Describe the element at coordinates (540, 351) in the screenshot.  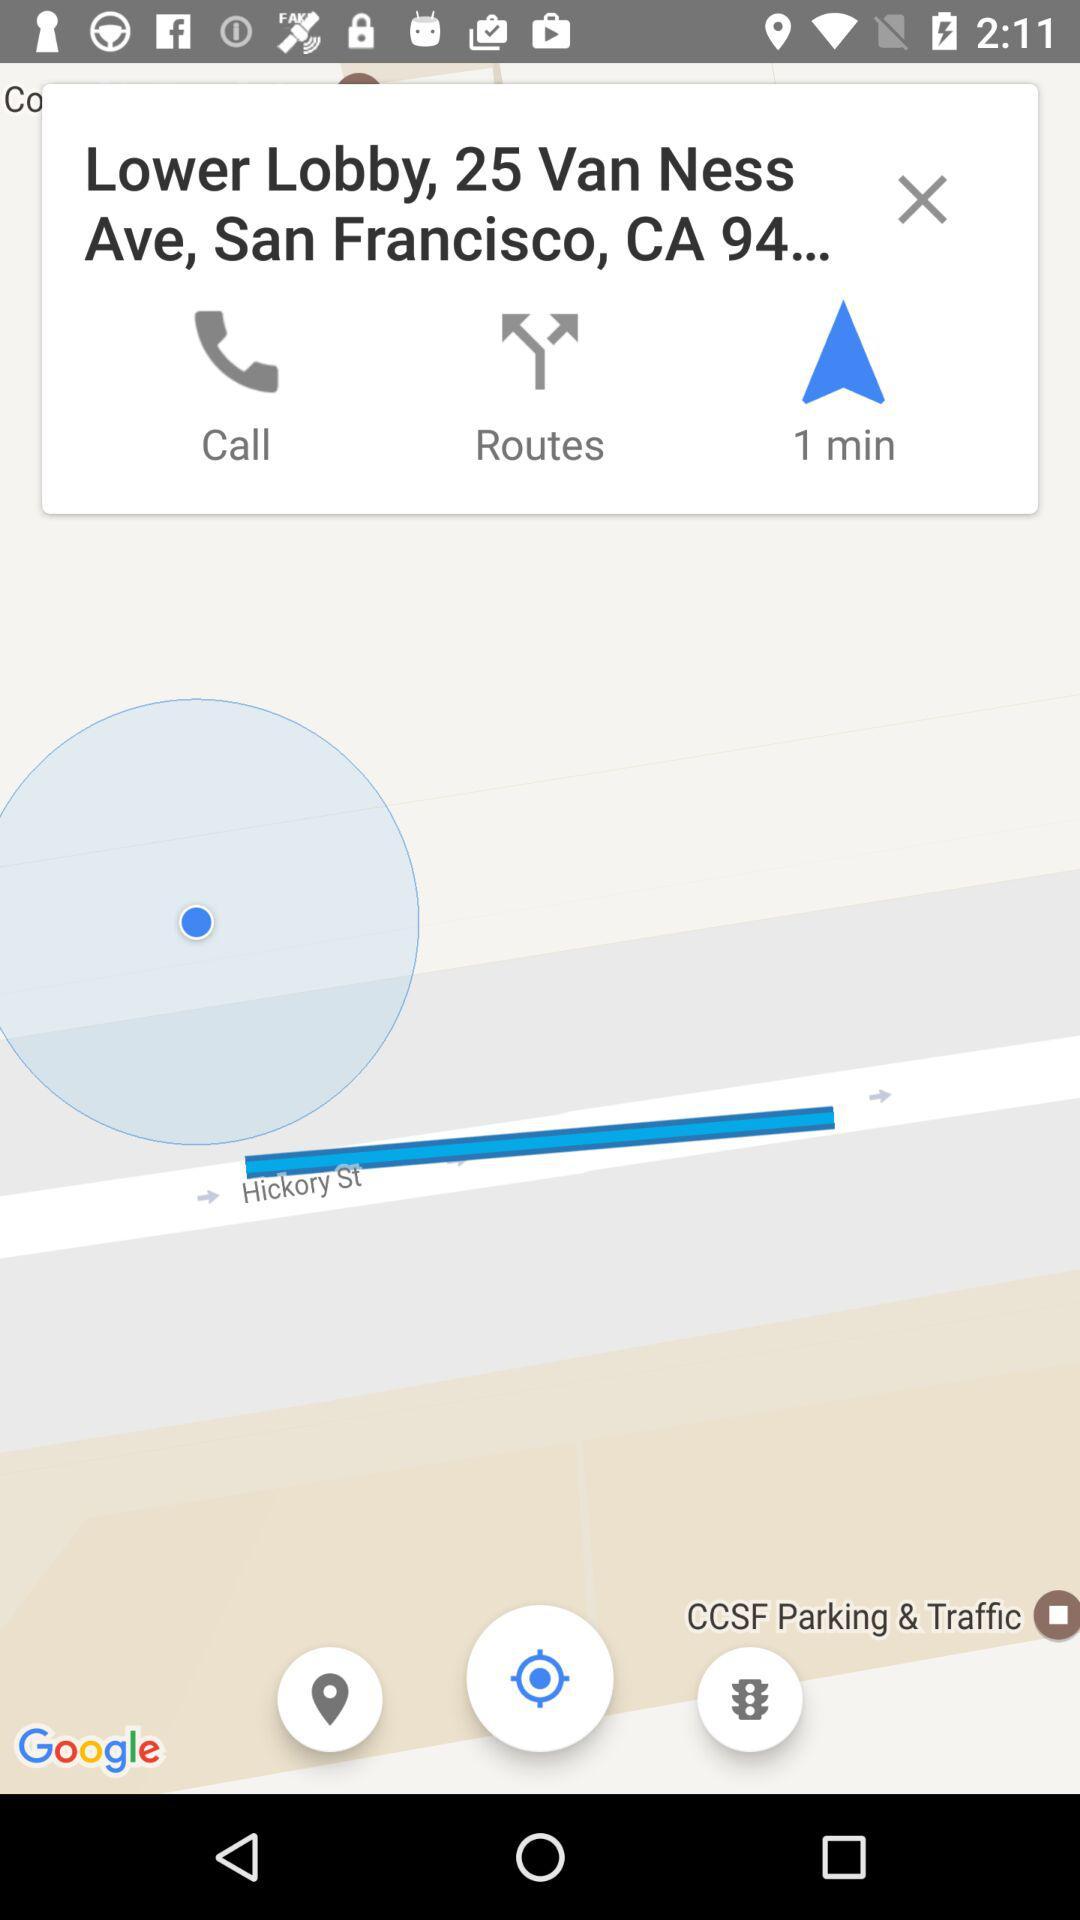
I see `the alternative arrows symbol above routes` at that location.